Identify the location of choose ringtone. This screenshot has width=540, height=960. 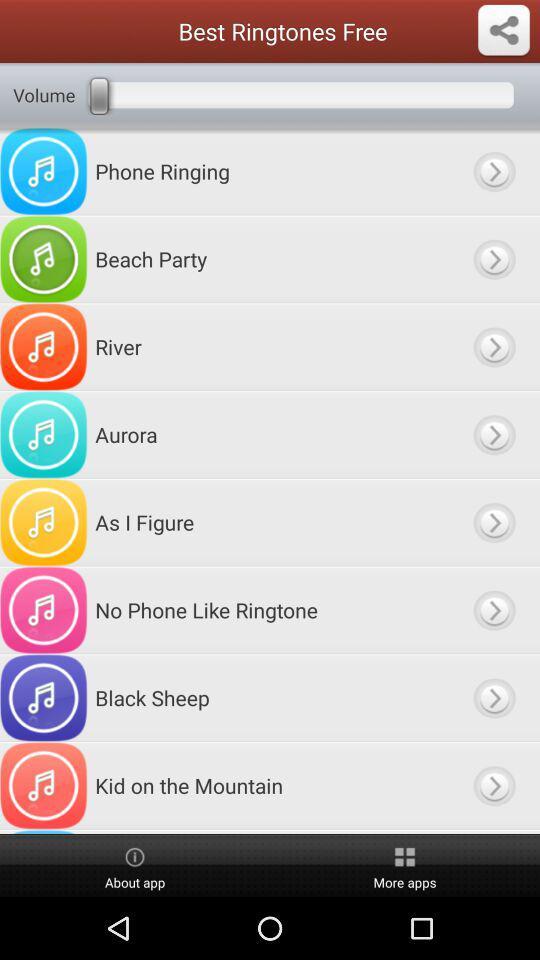
(493, 698).